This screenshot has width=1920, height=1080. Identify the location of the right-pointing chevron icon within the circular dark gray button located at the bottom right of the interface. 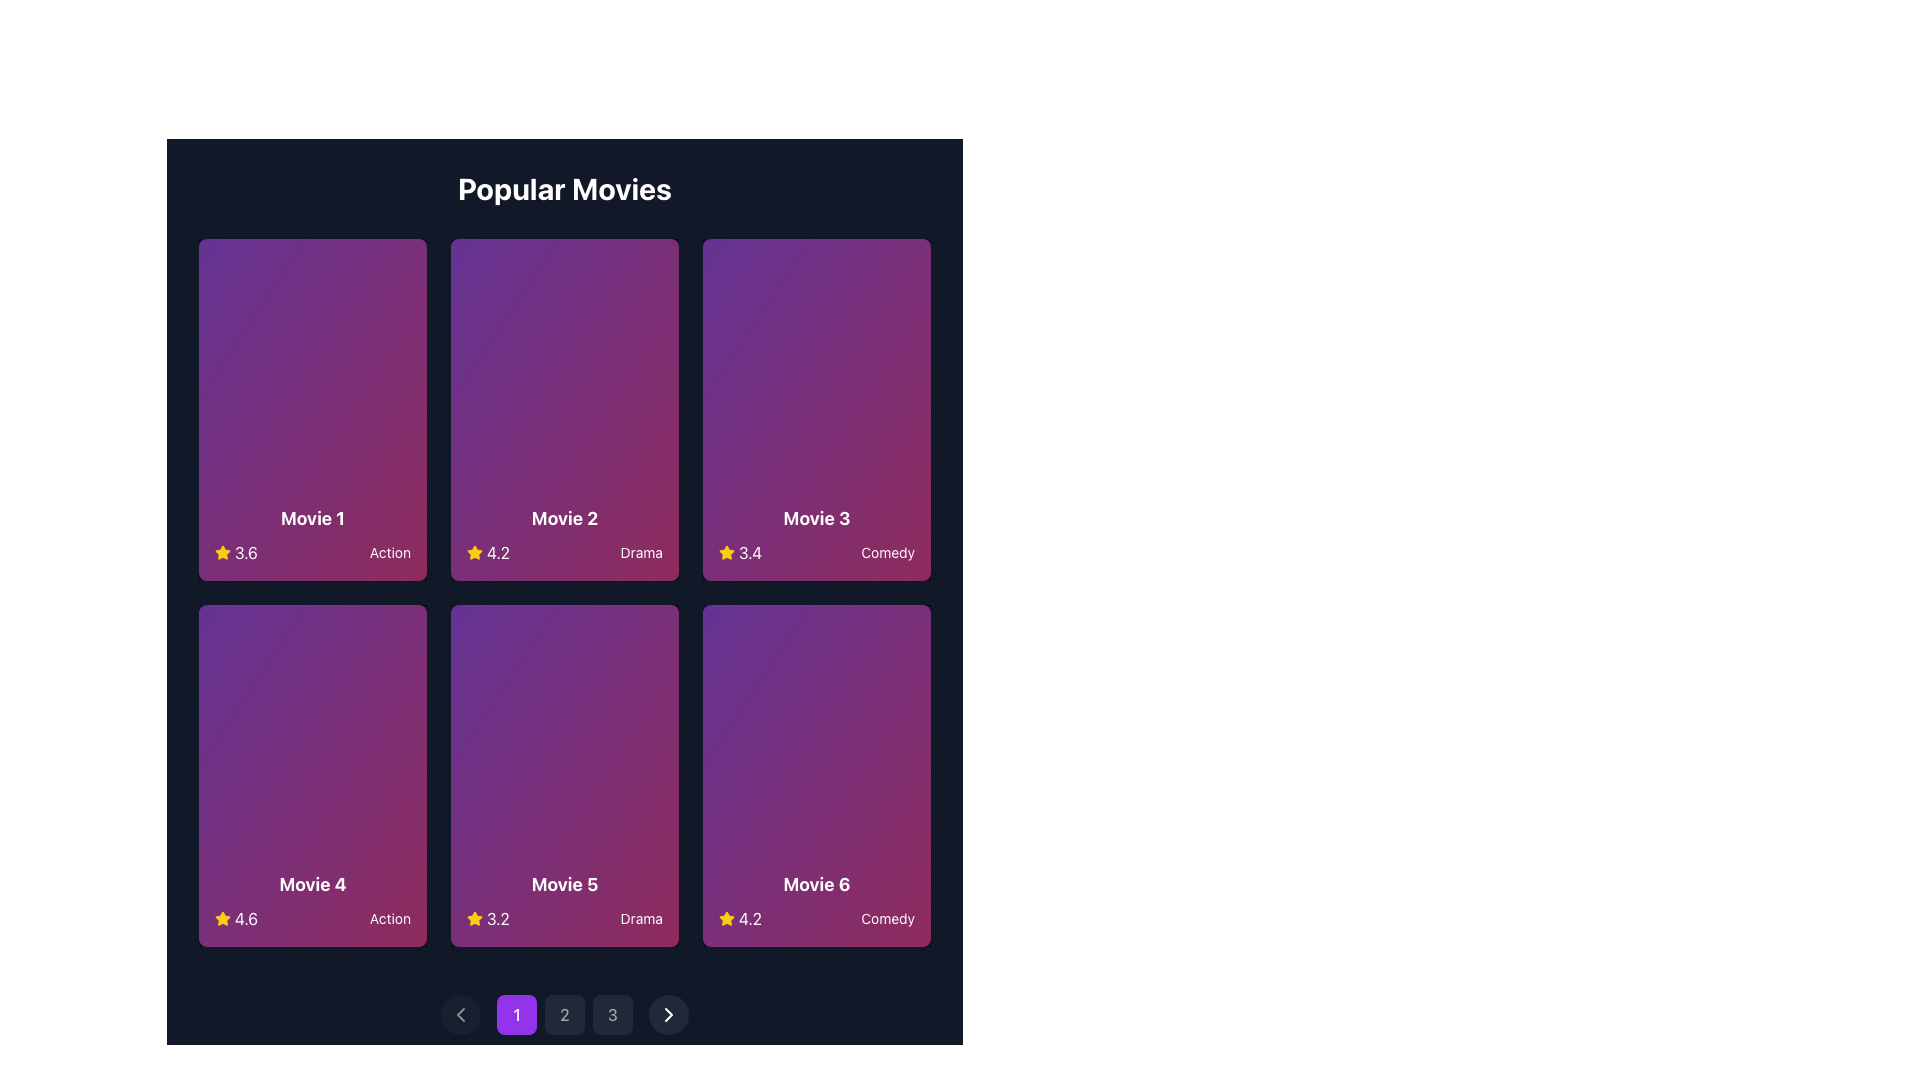
(668, 1014).